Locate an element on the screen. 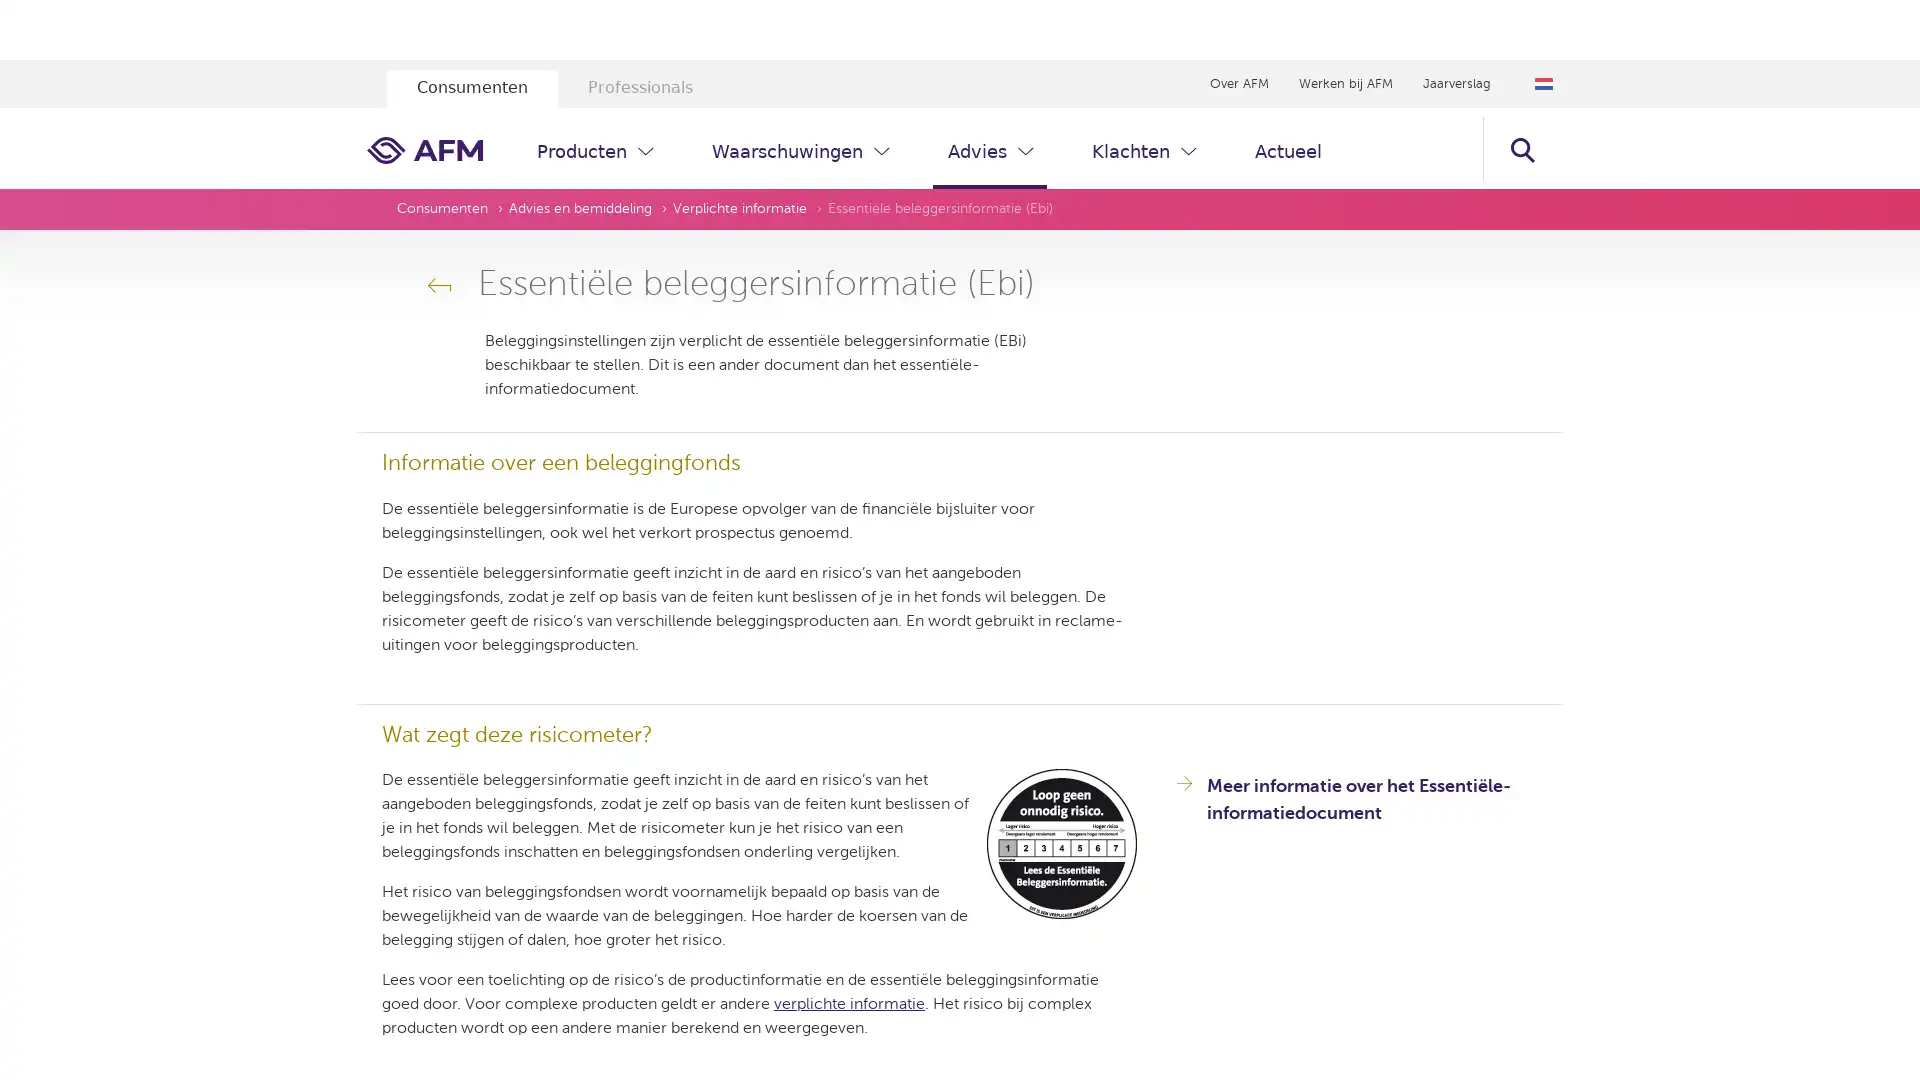 The image size is (1920, 1080). Zoeken is located at coordinates (1212, 87).